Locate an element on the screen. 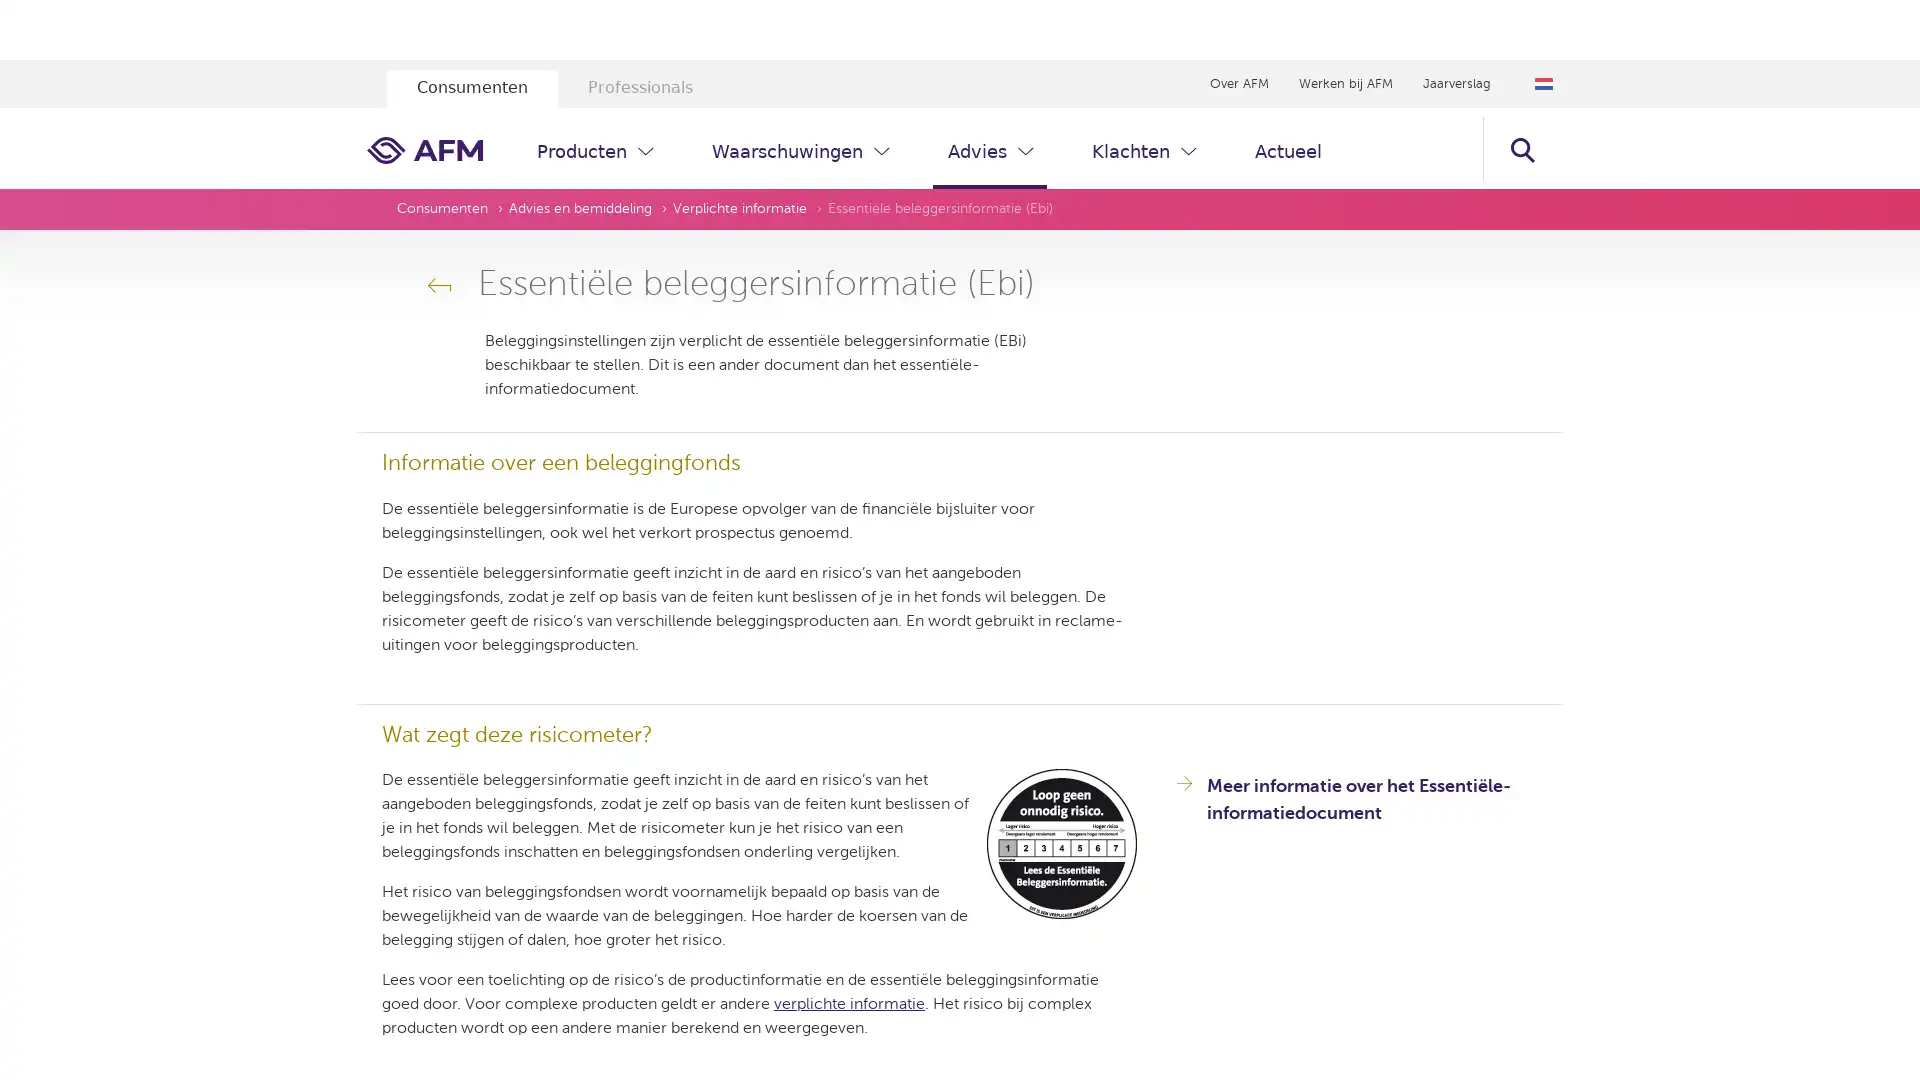 The image size is (1920, 1080). Zoeken is located at coordinates (1212, 87).